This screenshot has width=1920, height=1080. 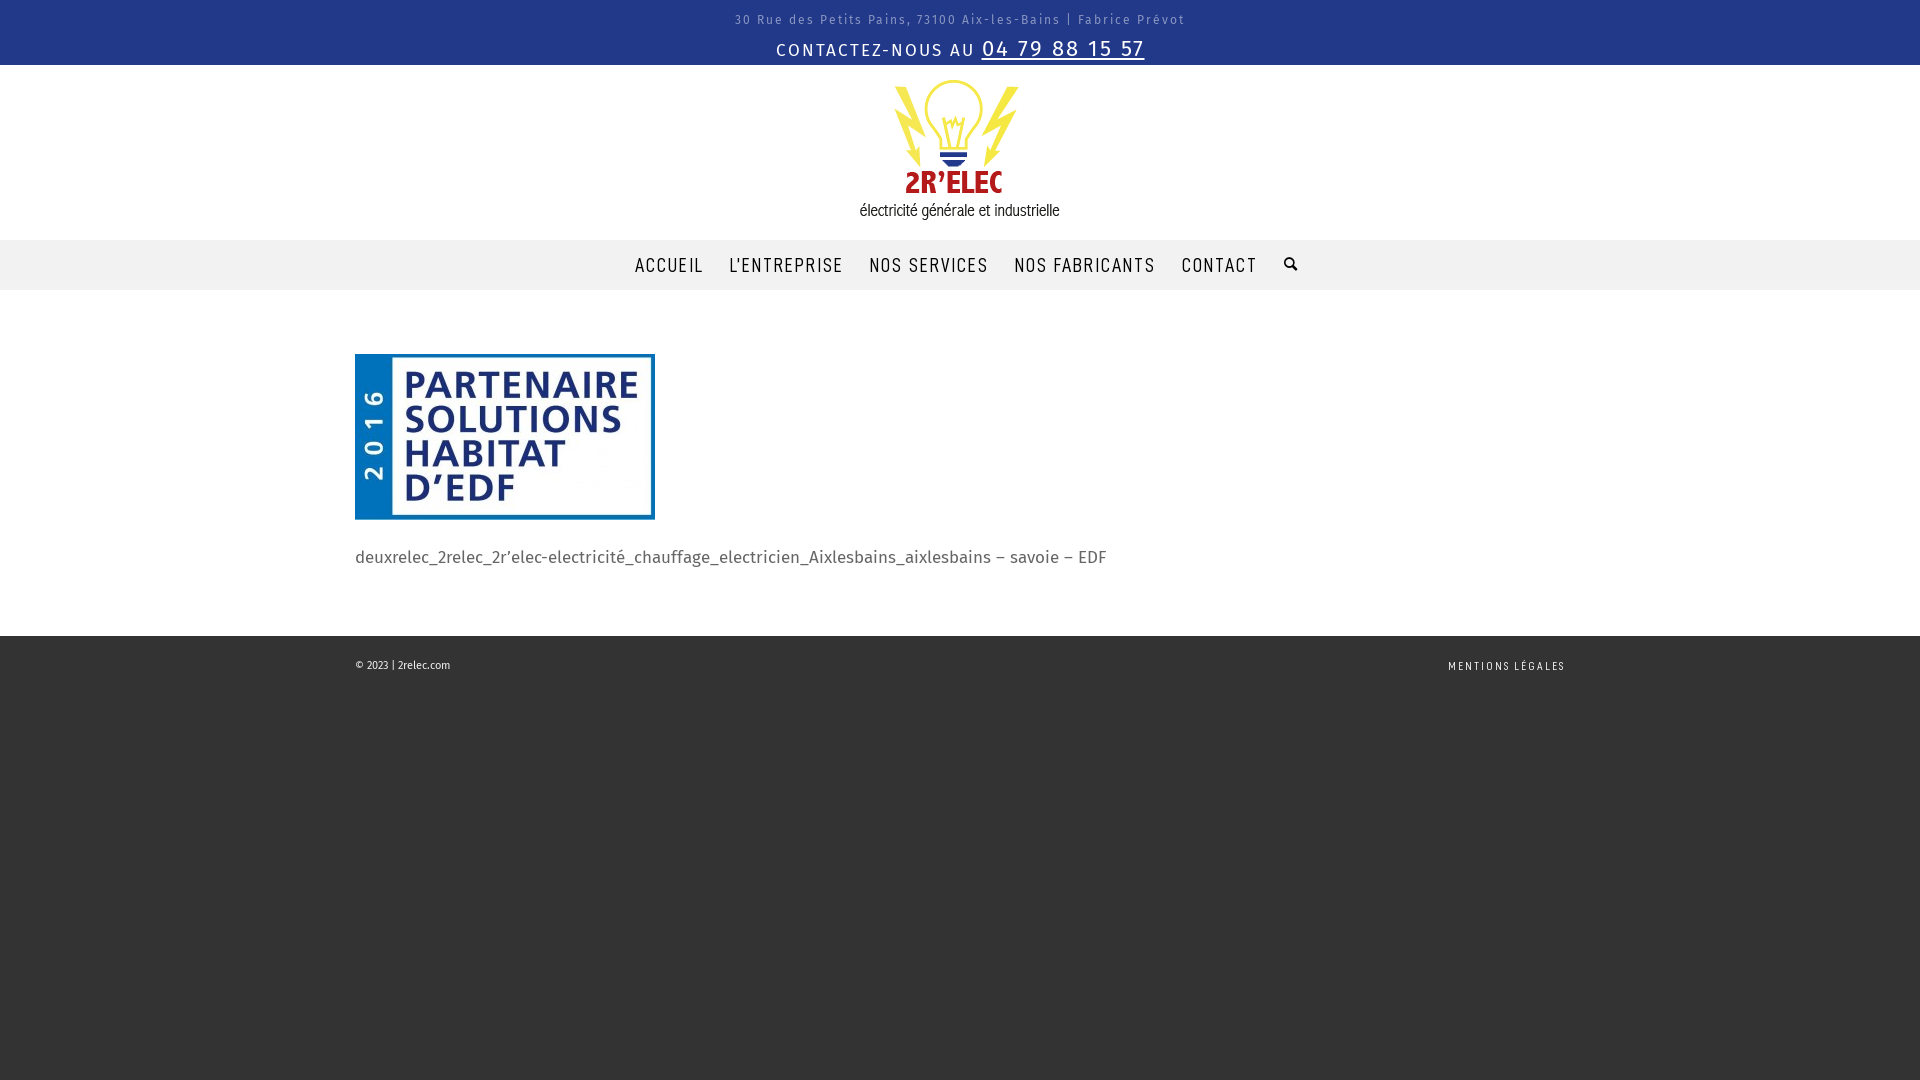 What do you see at coordinates (621, 264) in the screenshot?
I see `'ACCUEIL'` at bounding box center [621, 264].